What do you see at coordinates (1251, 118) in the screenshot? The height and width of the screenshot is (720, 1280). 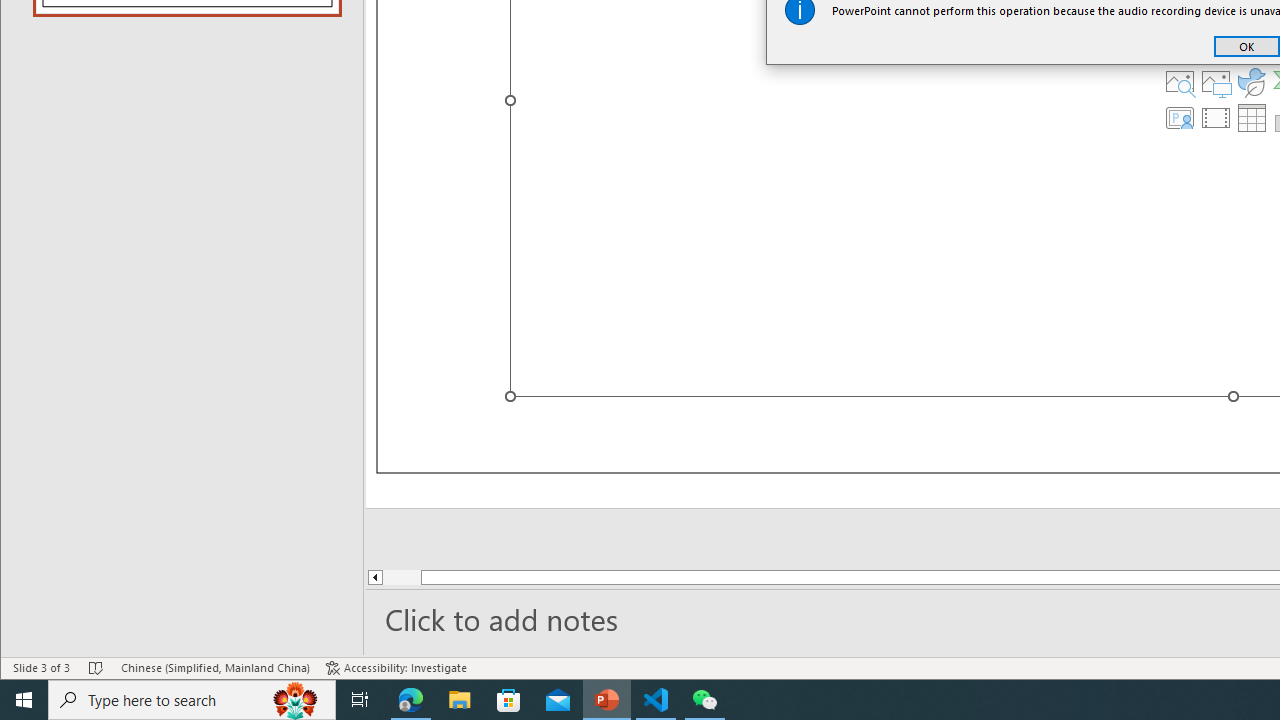 I see `'Insert Table'` at bounding box center [1251, 118].